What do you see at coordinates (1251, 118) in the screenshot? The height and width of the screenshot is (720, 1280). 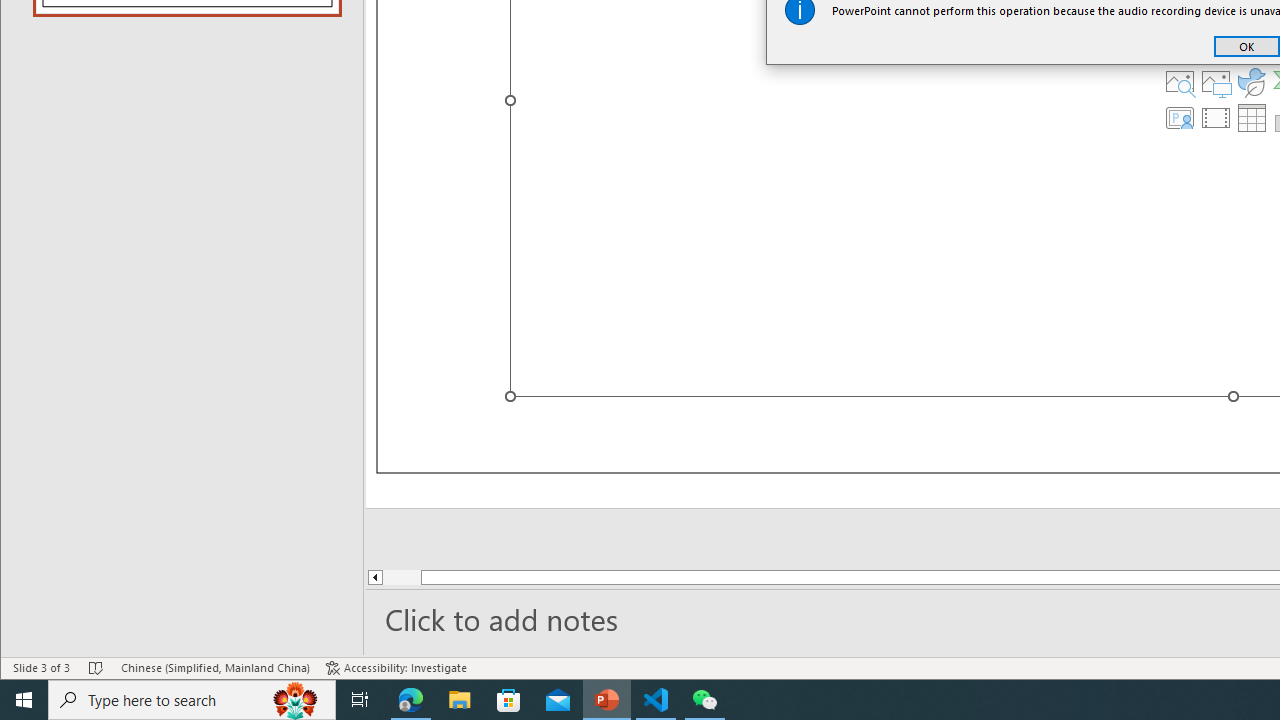 I see `'Insert Table'` at bounding box center [1251, 118].